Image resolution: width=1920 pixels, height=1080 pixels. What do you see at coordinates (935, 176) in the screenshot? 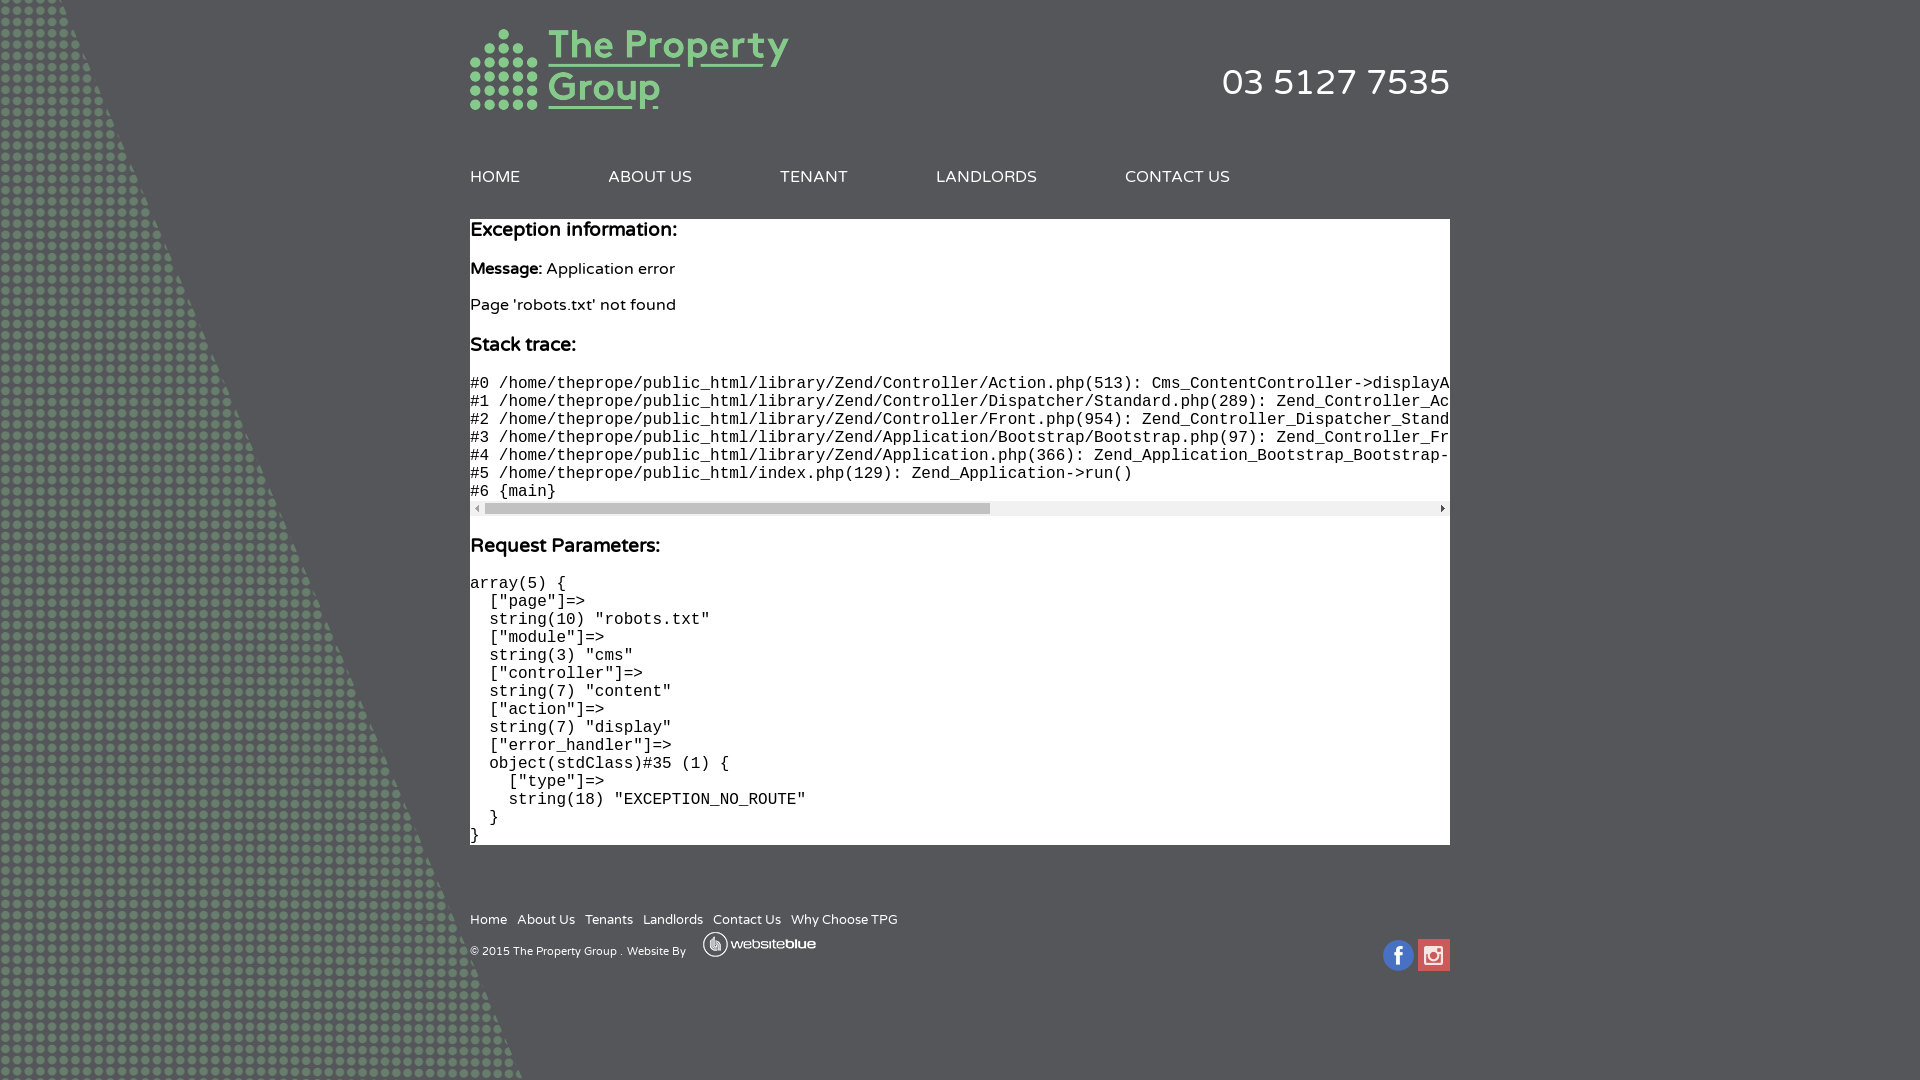
I see `'LANDLORDS'` at bounding box center [935, 176].